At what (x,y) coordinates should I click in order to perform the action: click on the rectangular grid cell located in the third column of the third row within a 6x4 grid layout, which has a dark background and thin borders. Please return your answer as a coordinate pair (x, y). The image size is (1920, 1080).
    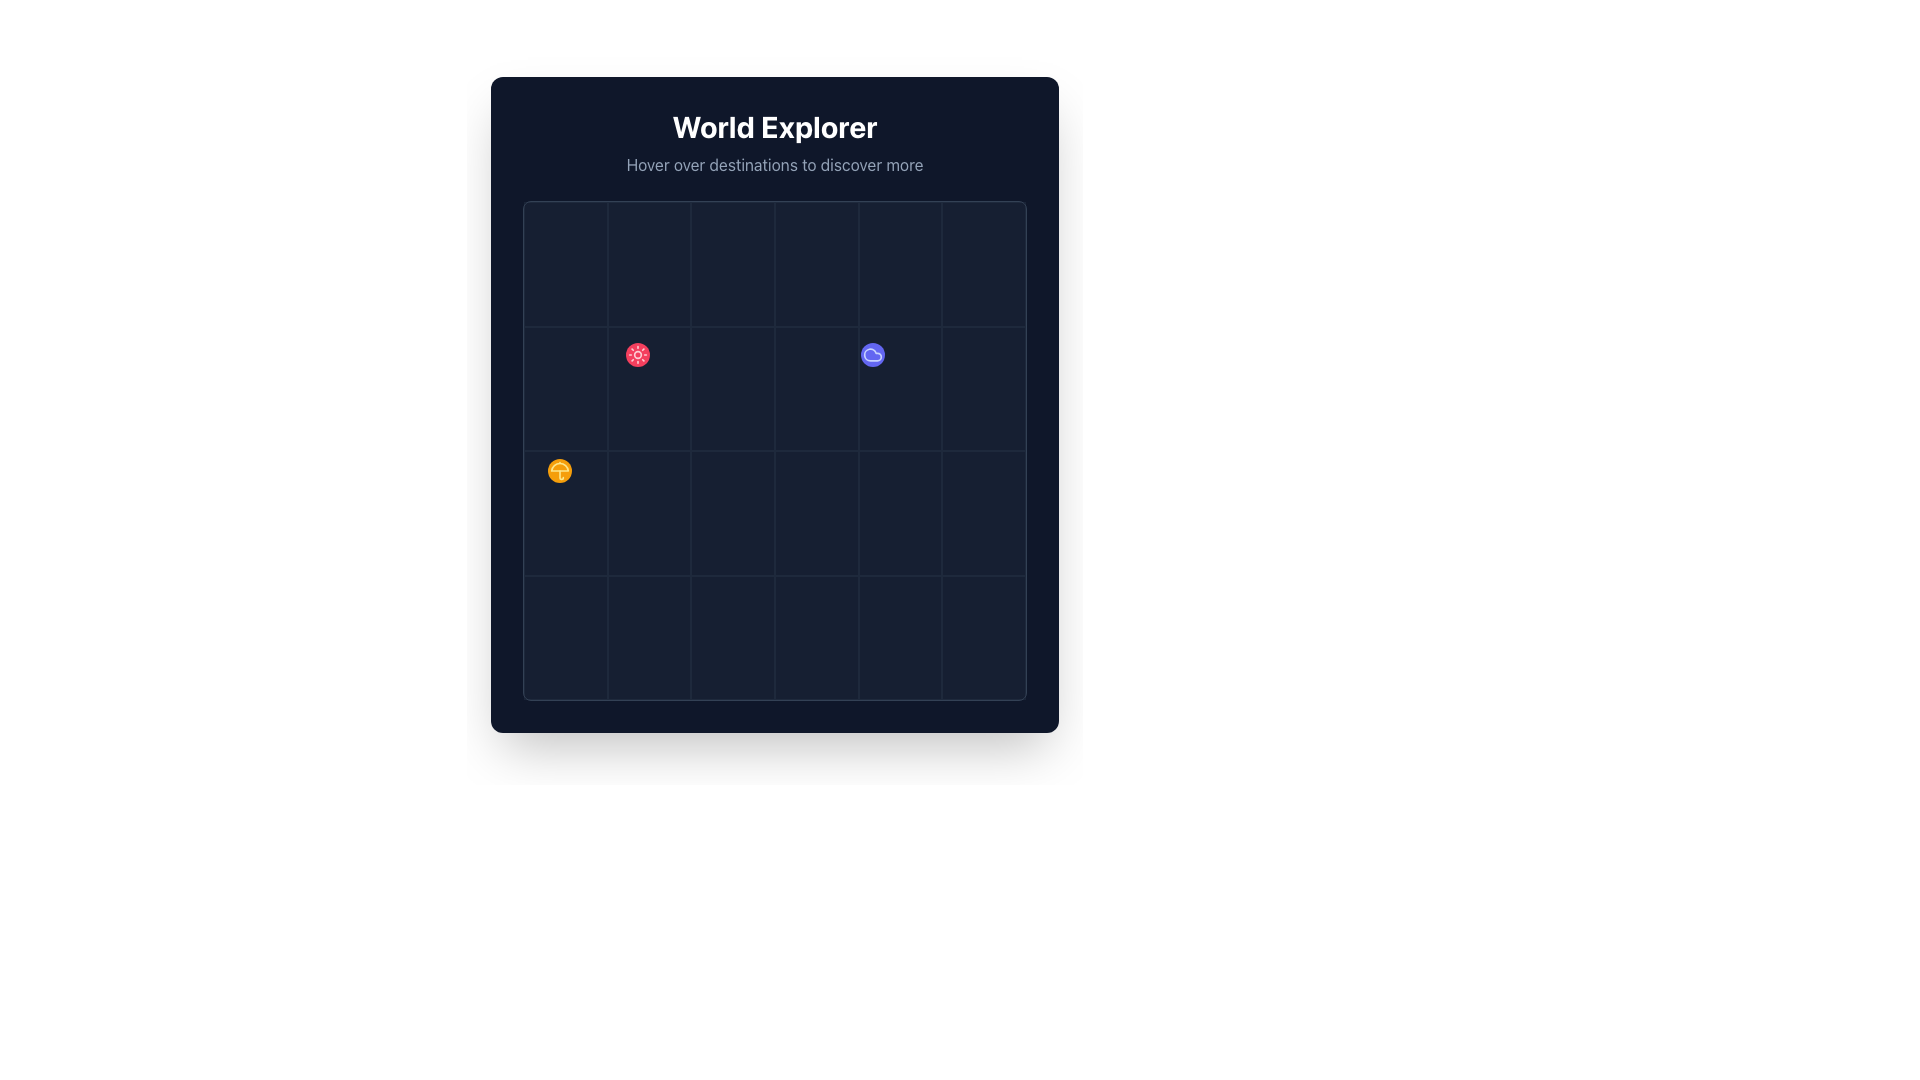
    Looking at the image, I should click on (649, 512).